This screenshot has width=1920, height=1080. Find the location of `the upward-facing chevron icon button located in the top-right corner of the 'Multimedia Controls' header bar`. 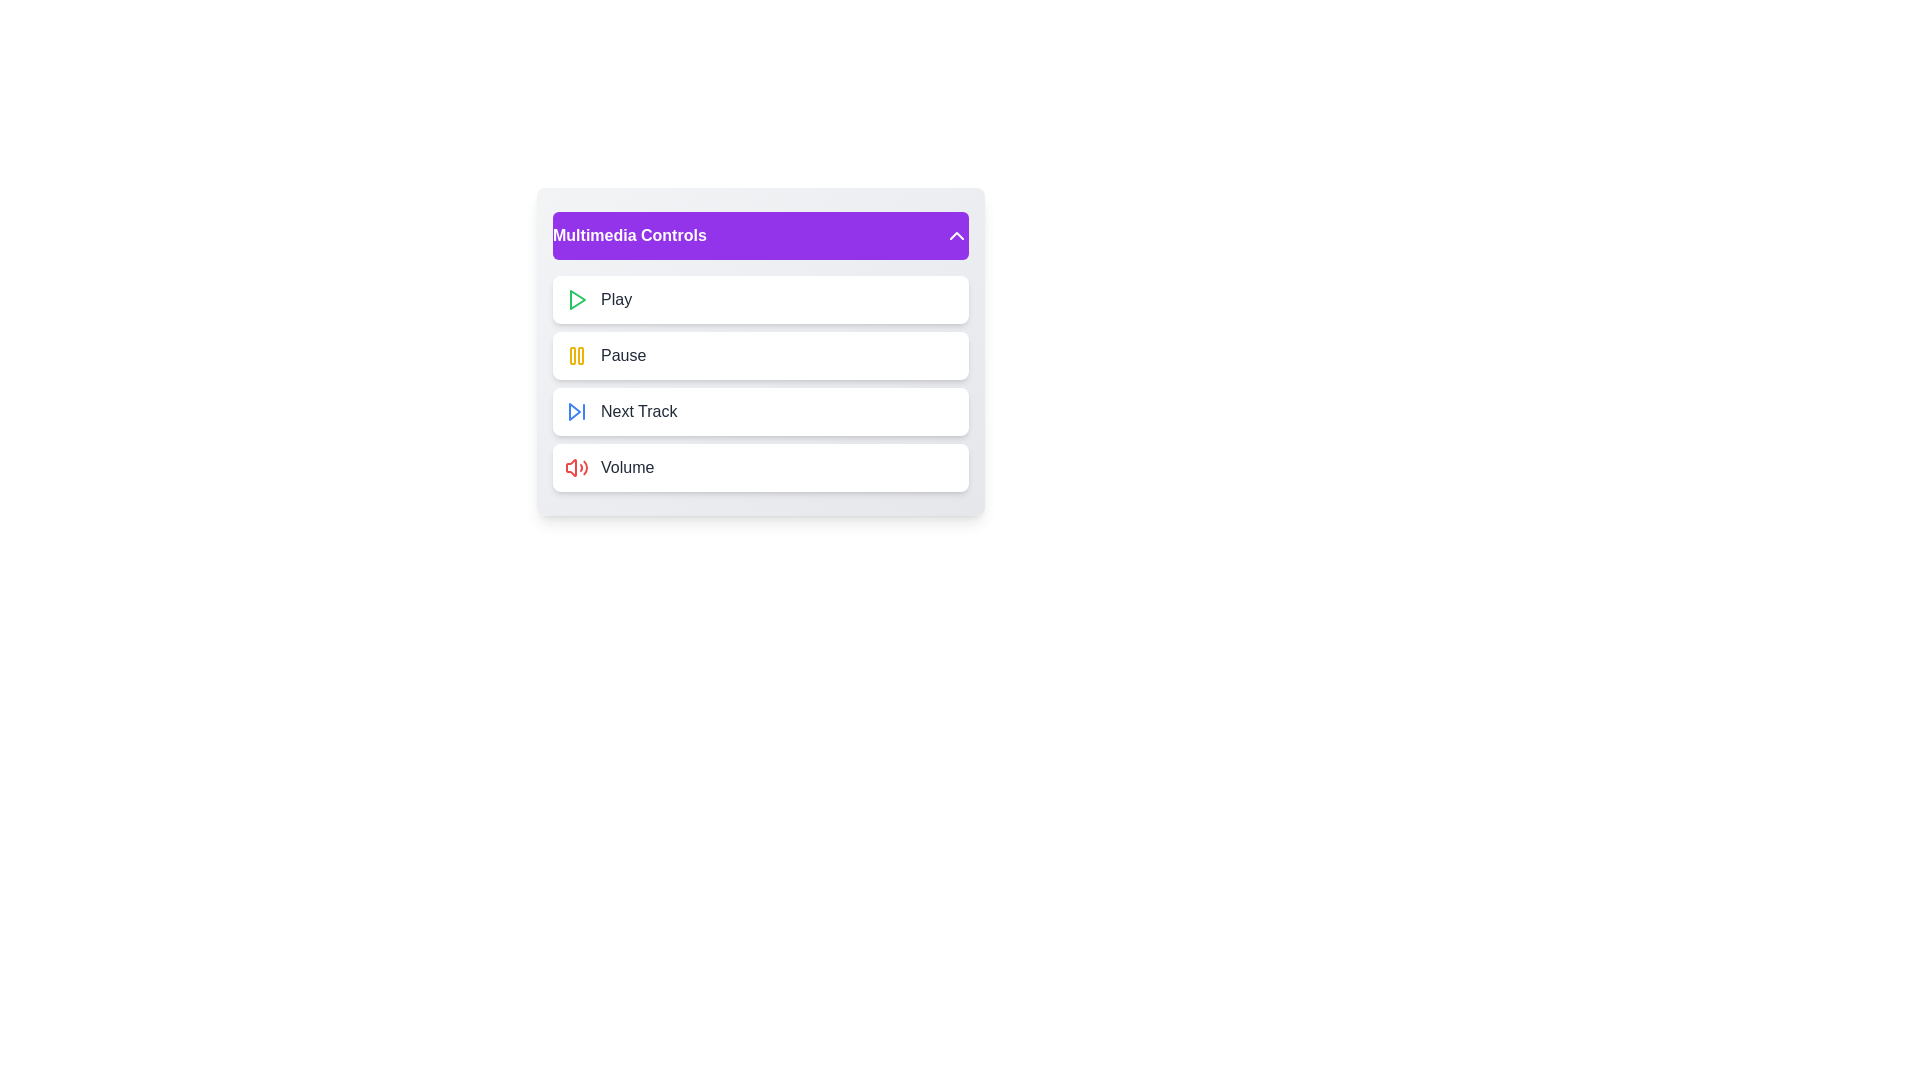

the upward-facing chevron icon button located in the top-right corner of the 'Multimedia Controls' header bar is located at coordinates (955, 234).